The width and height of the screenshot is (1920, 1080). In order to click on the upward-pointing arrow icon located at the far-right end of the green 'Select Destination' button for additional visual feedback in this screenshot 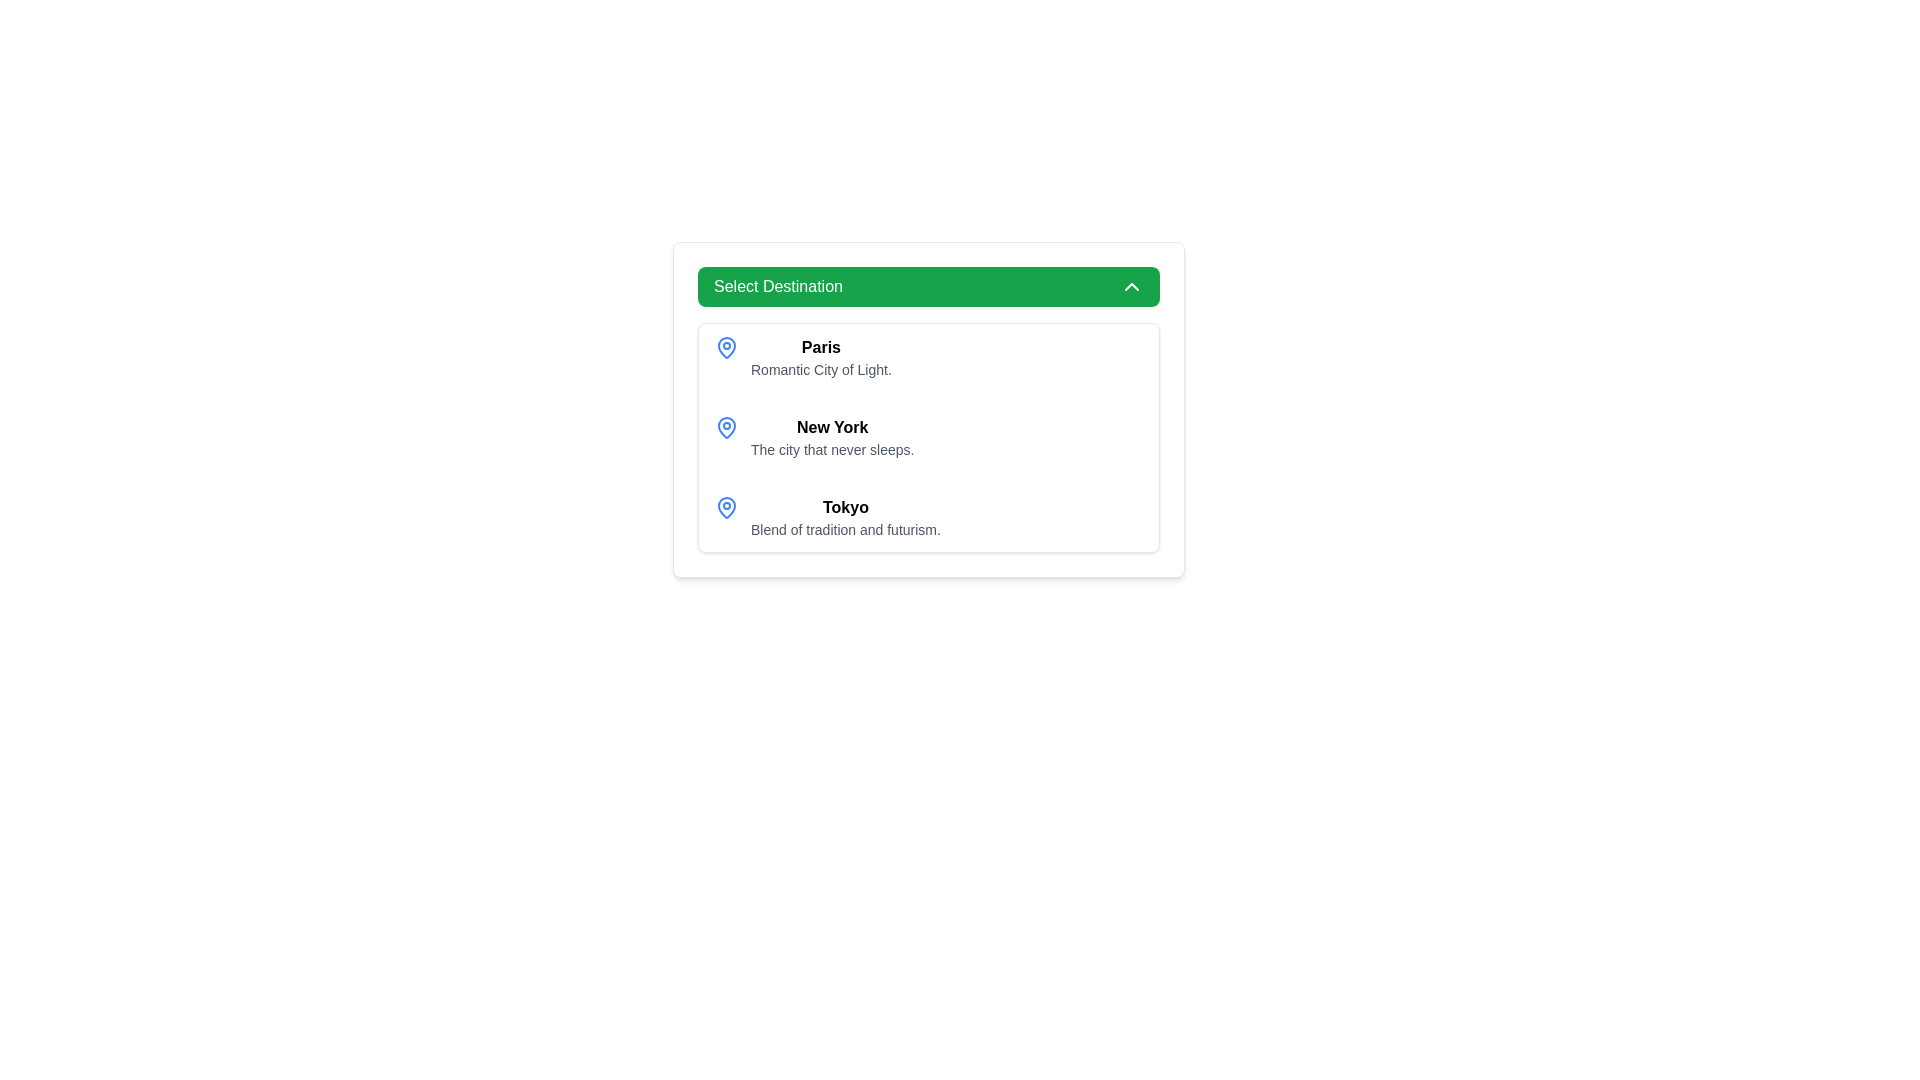, I will do `click(1132, 286)`.